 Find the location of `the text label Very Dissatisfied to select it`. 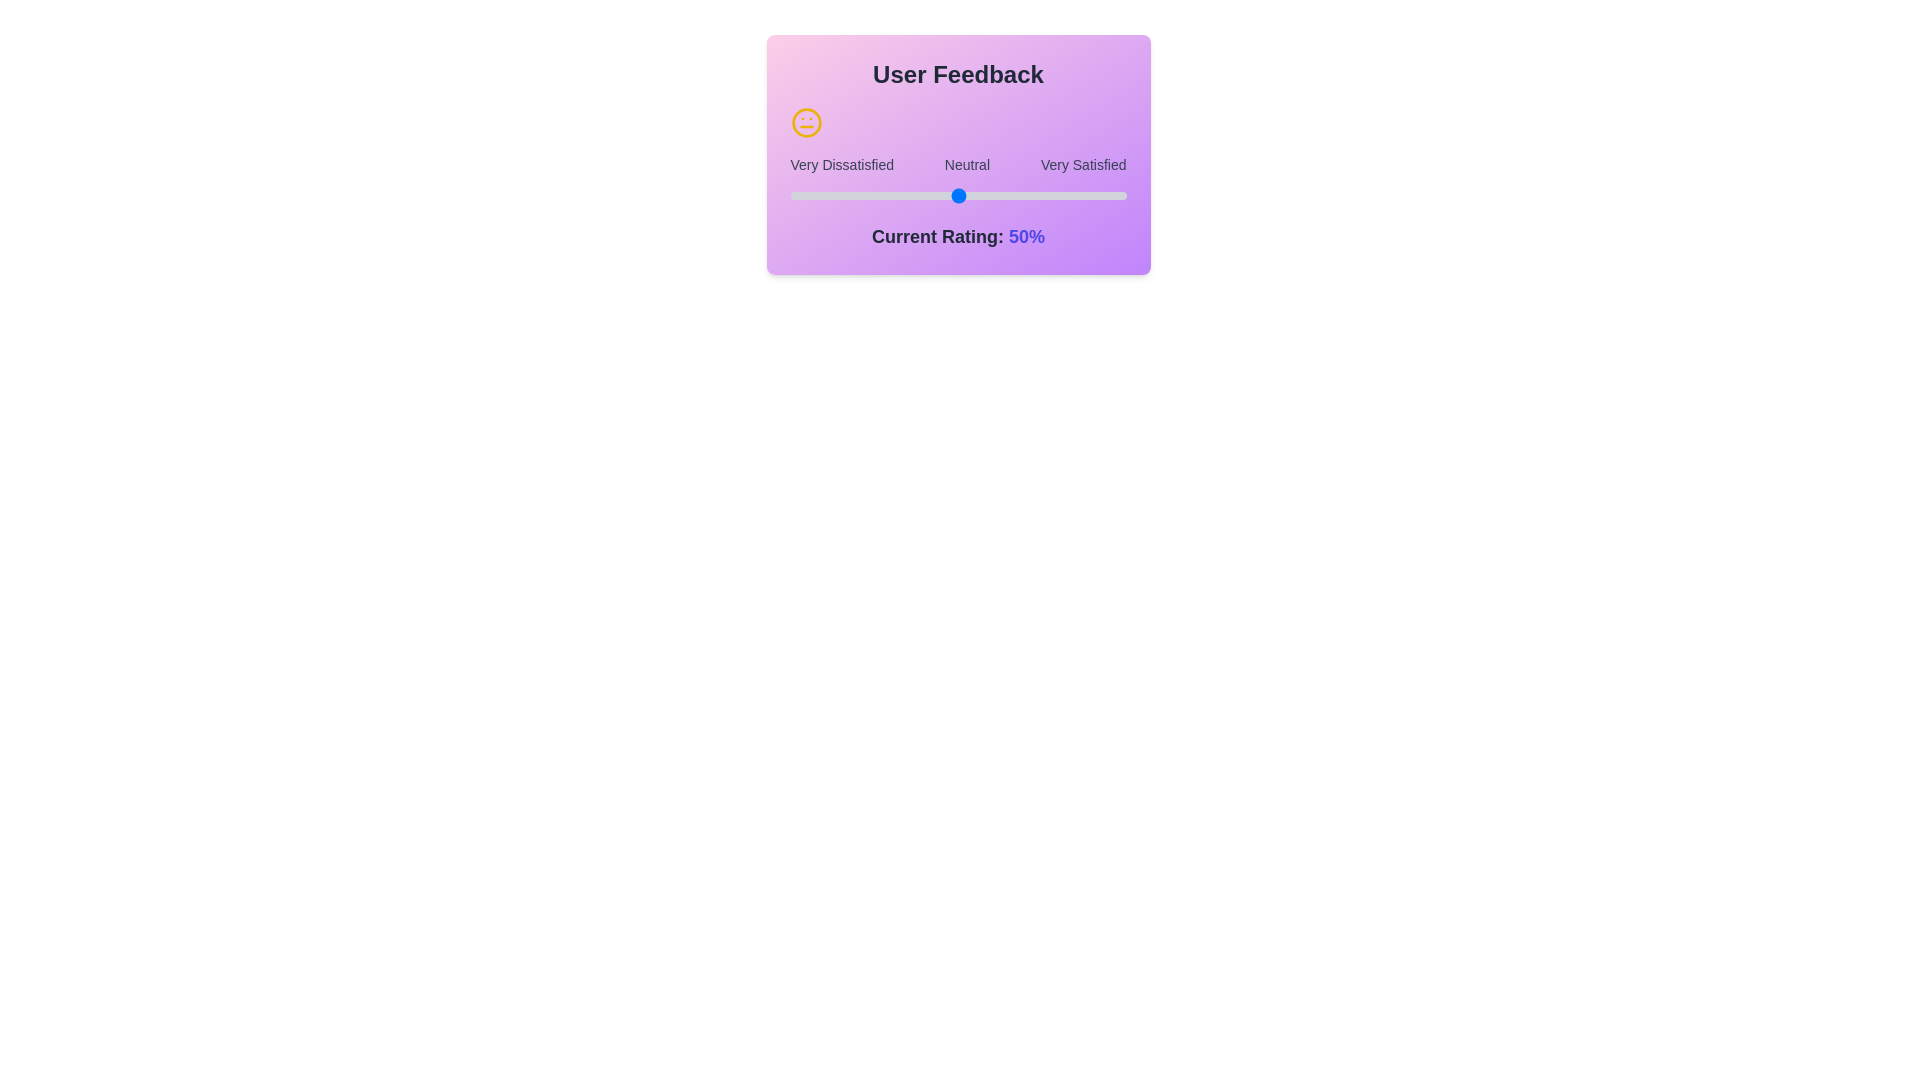

the text label Very Dissatisfied to select it is located at coordinates (841, 164).